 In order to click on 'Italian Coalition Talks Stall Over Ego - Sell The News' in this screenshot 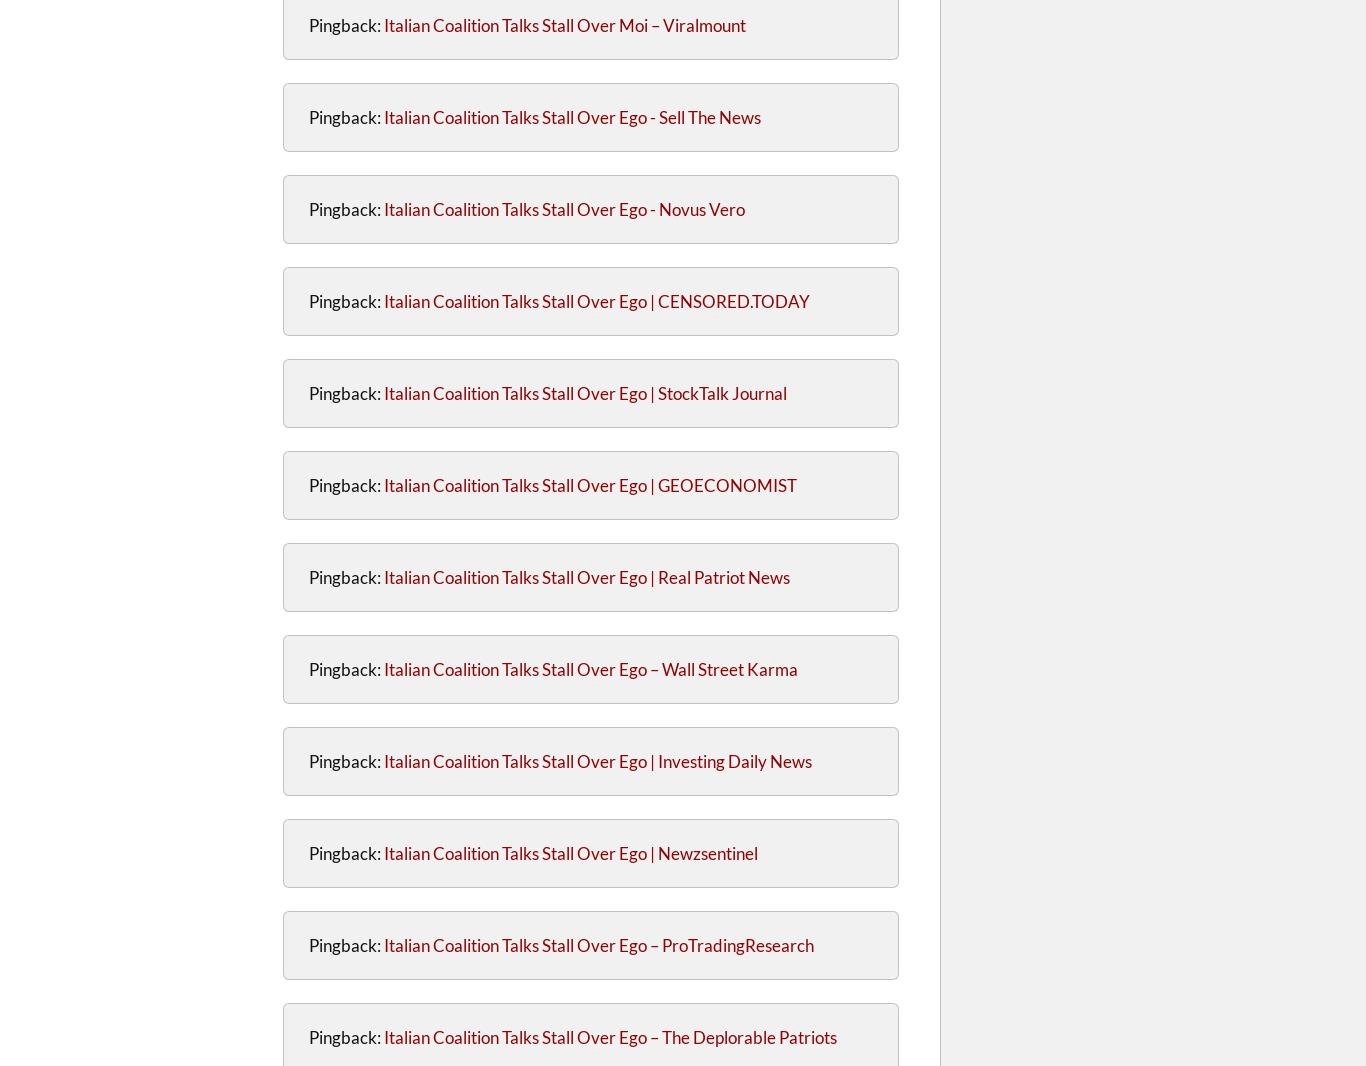, I will do `click(382, 116)`.